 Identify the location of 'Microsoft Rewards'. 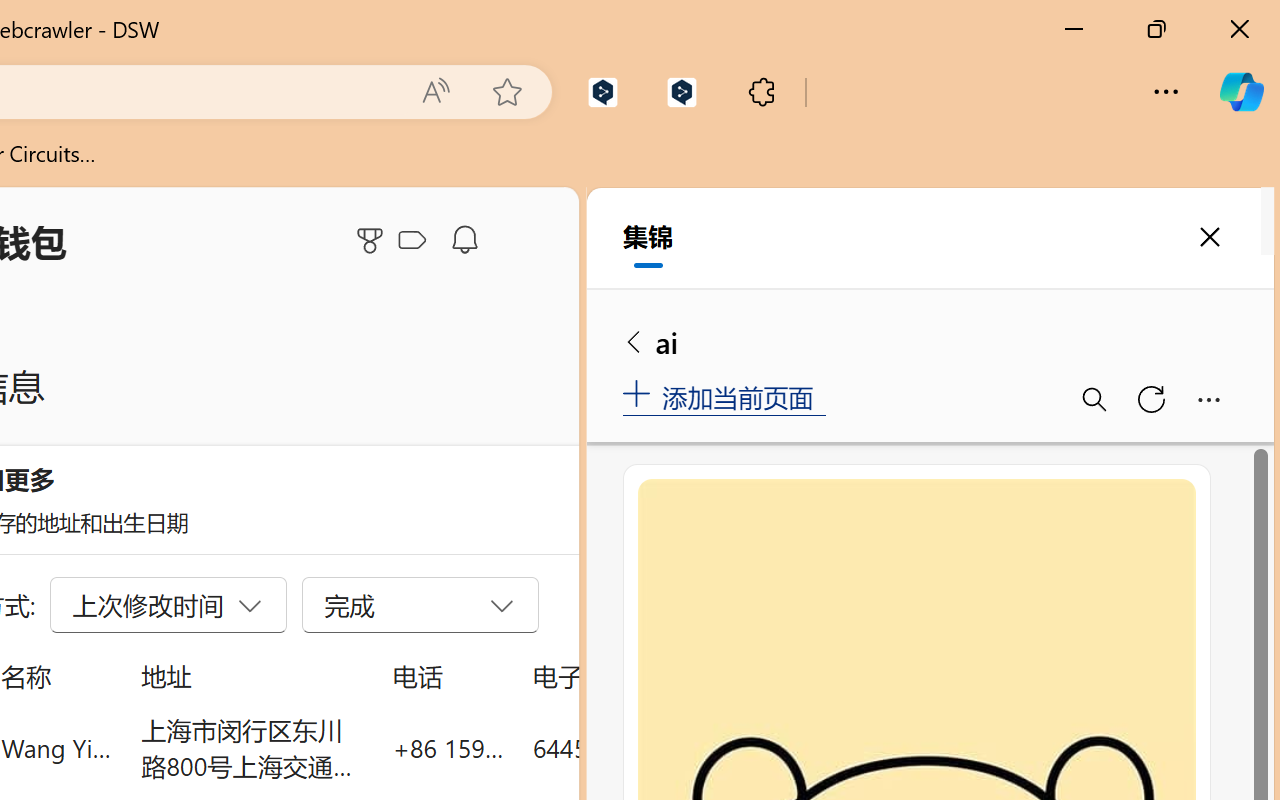
(373, 239).